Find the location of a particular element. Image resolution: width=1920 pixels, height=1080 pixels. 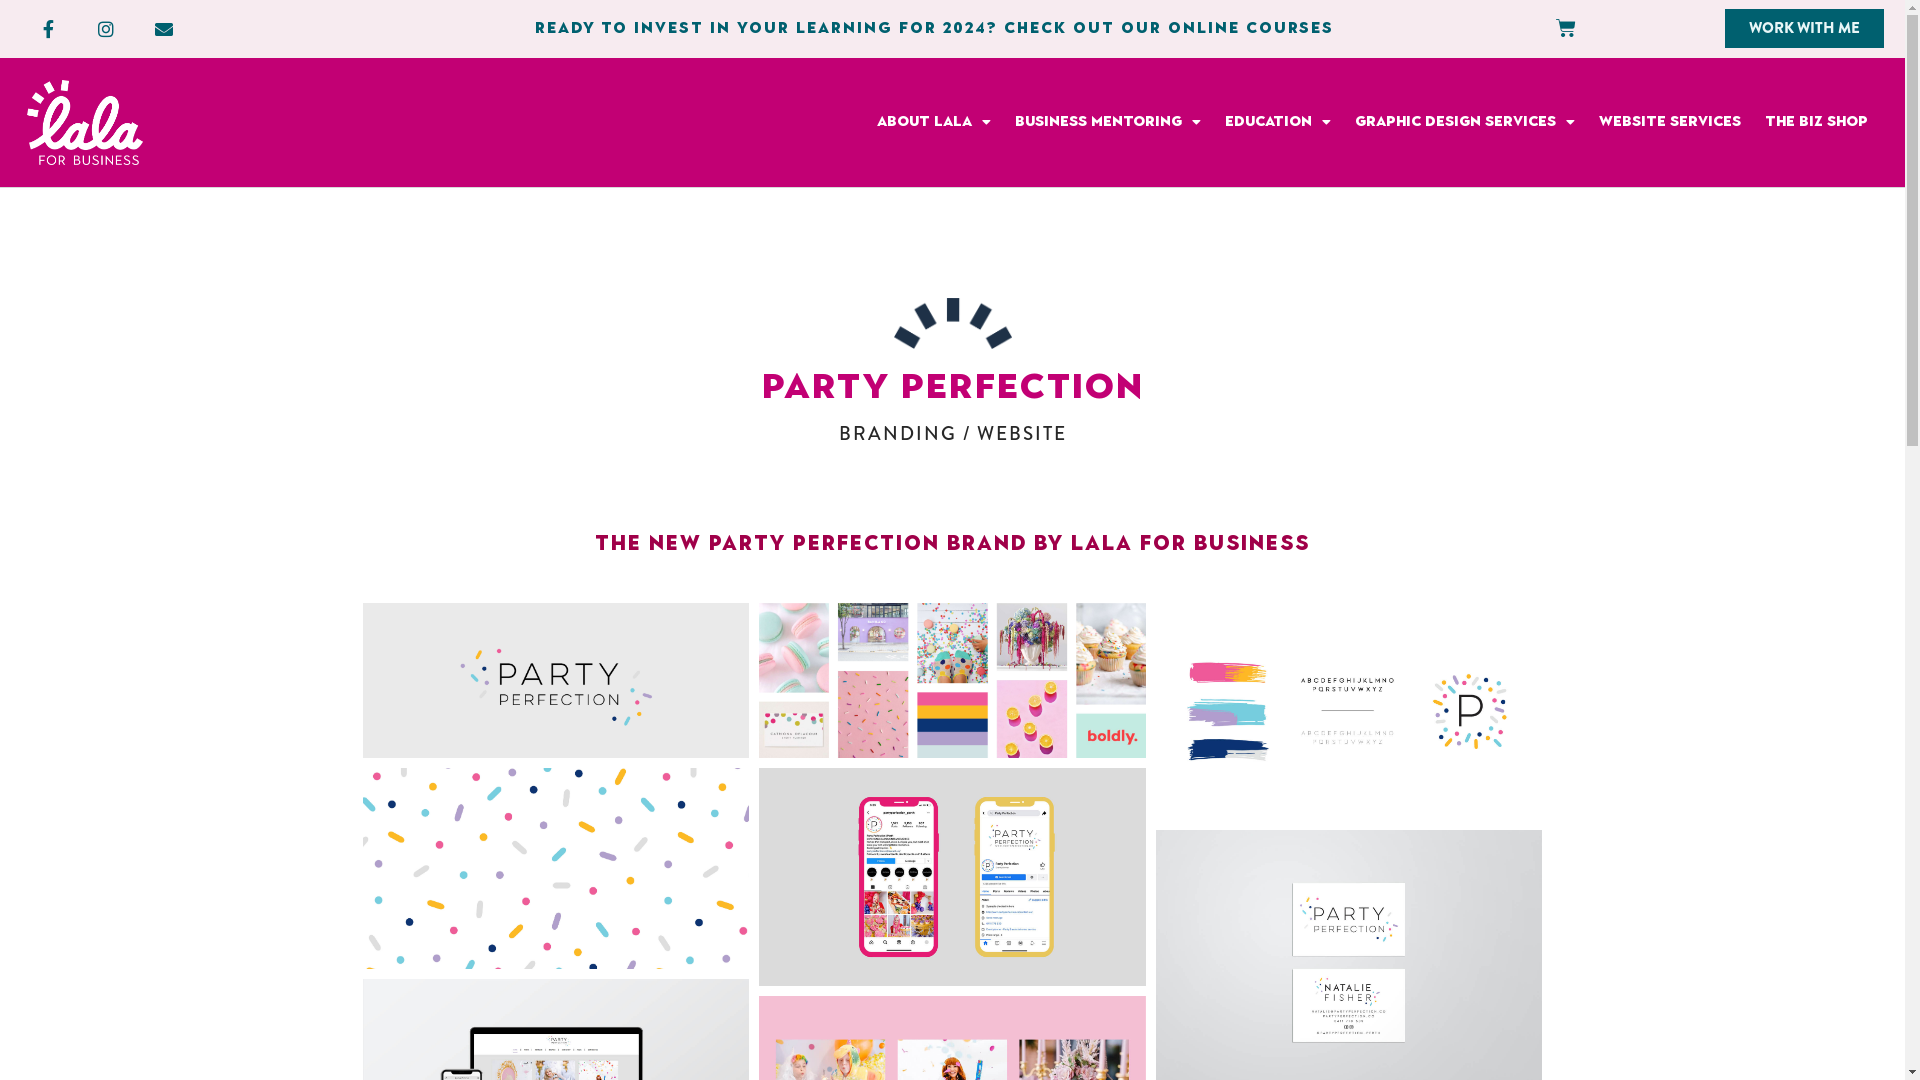

'WORK WITH ME' is located at coordinates (1804, 28).